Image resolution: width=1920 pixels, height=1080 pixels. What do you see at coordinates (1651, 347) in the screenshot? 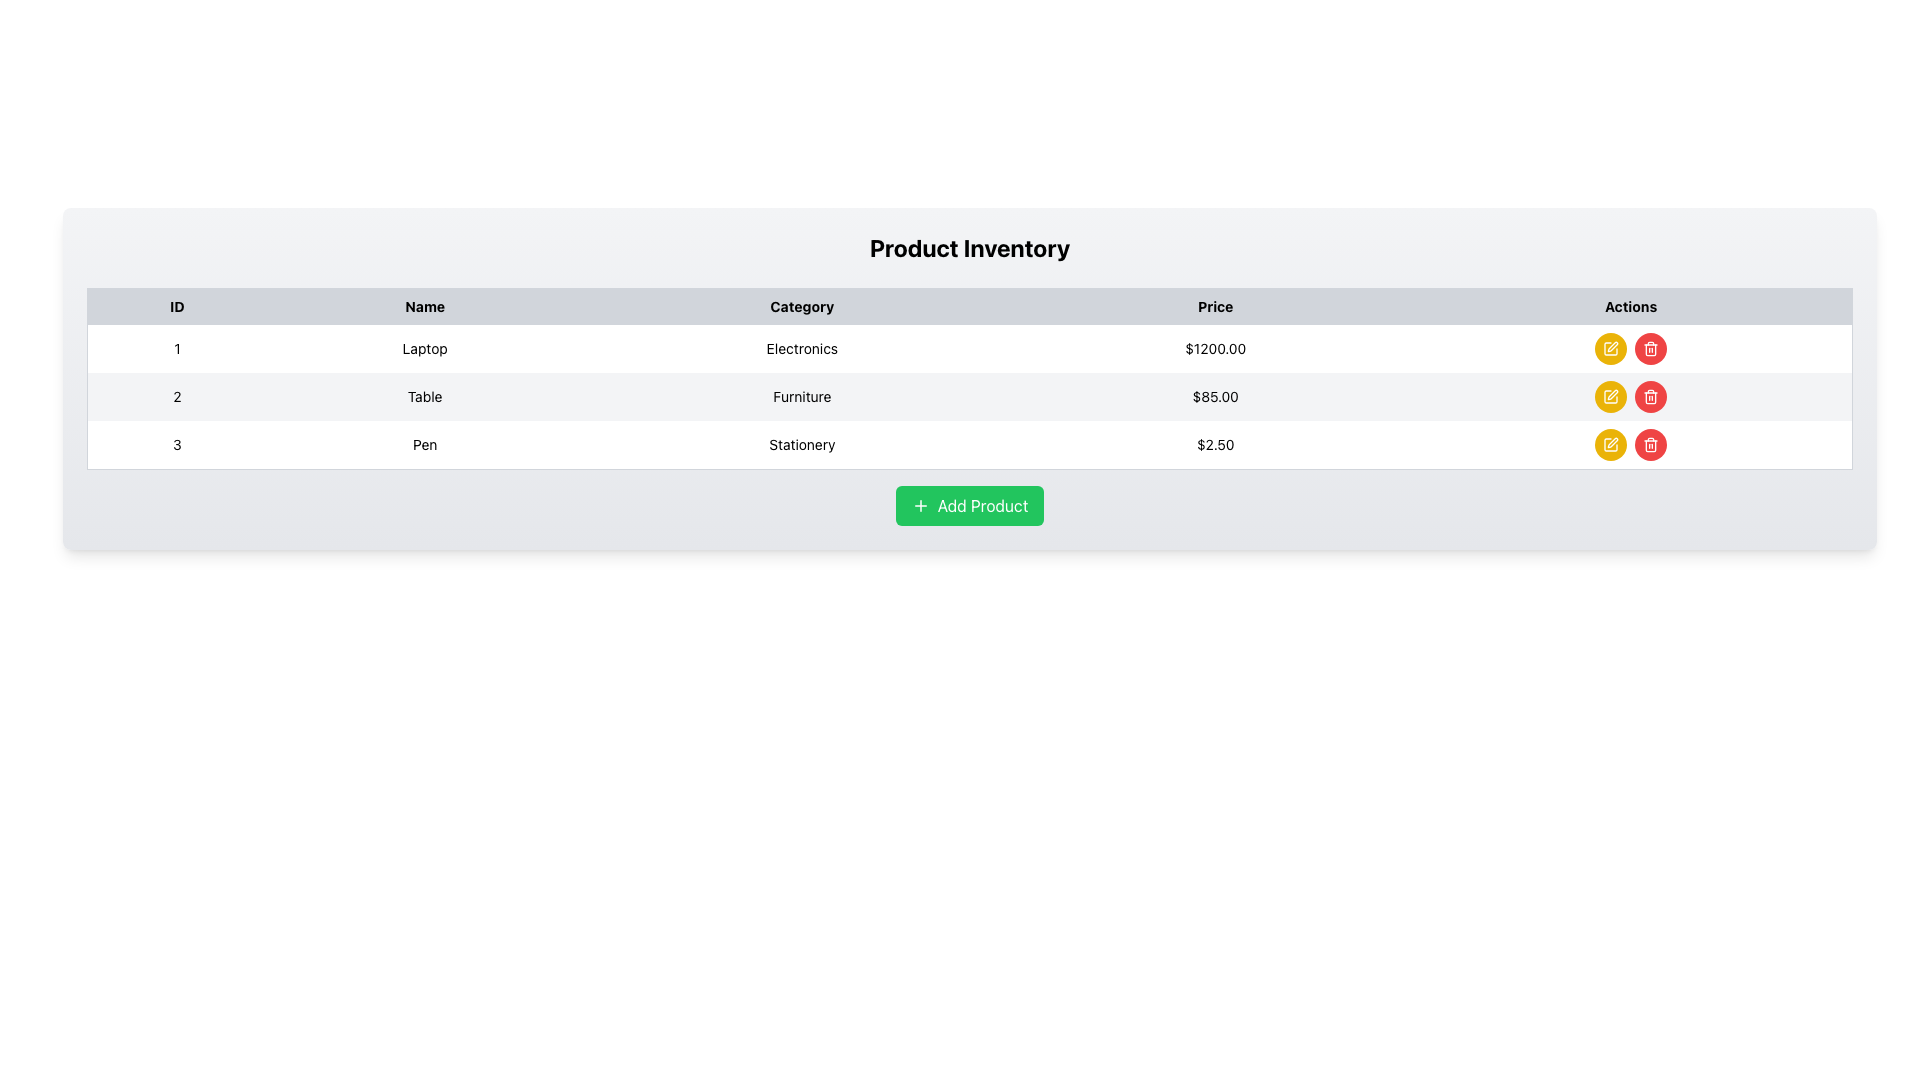
I see `the delete button located in the rightmost 'Actions' column of the row for the third item in the product inventory table` at bounding box center [1651, 347].